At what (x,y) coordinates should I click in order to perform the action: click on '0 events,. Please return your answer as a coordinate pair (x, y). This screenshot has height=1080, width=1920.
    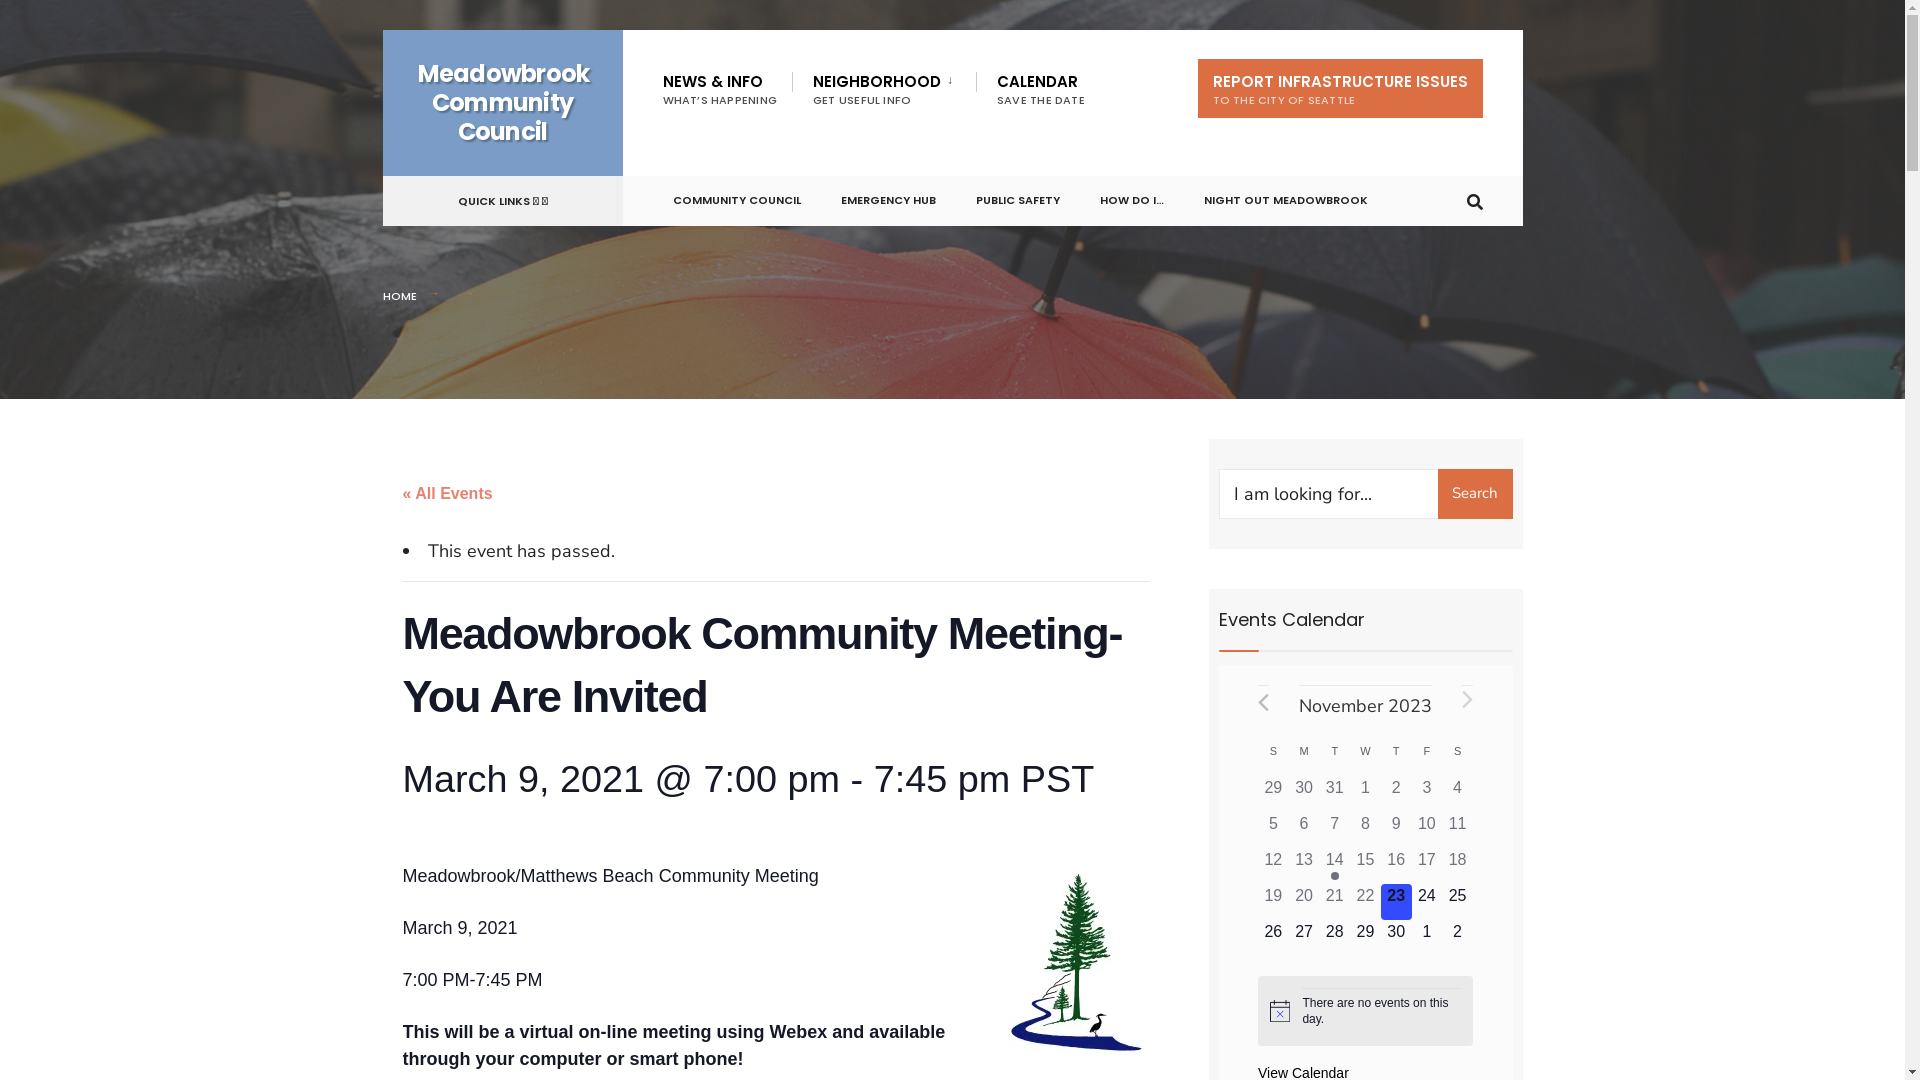
    Looking at the image, I should click on (1457, 902).